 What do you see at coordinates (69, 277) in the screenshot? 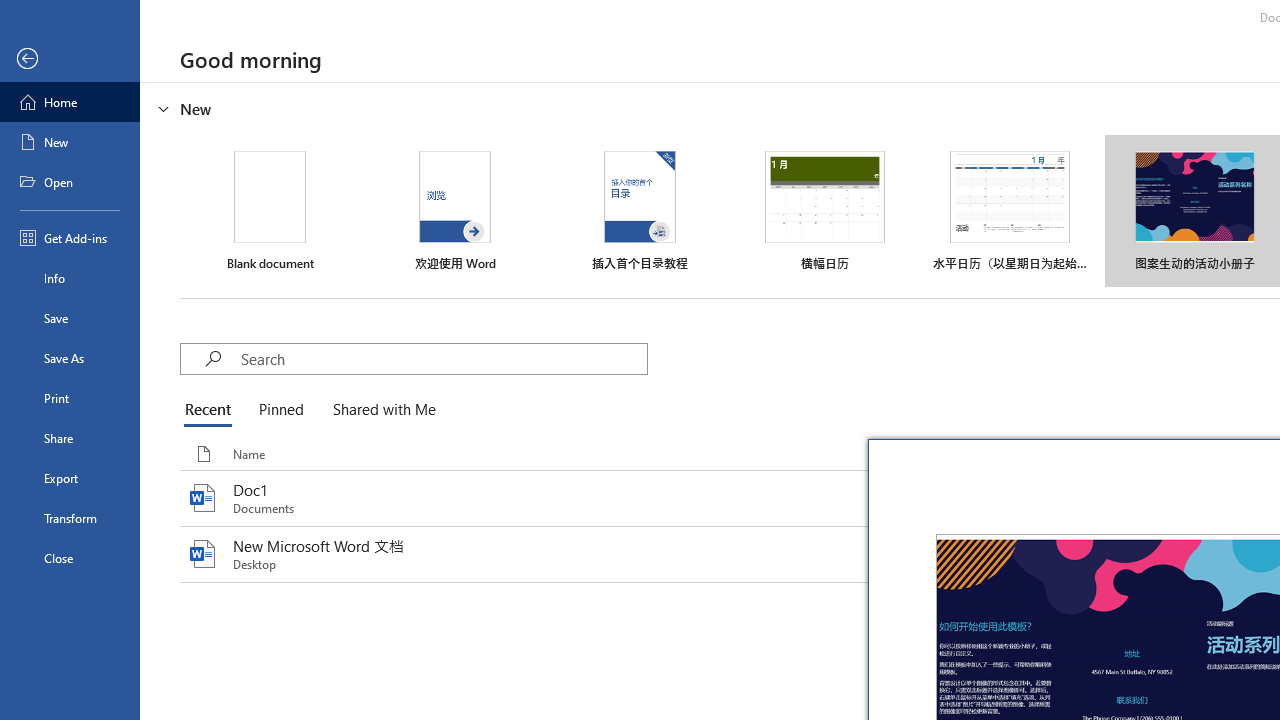
I see `'Info'` at bounding box center [69, 277].